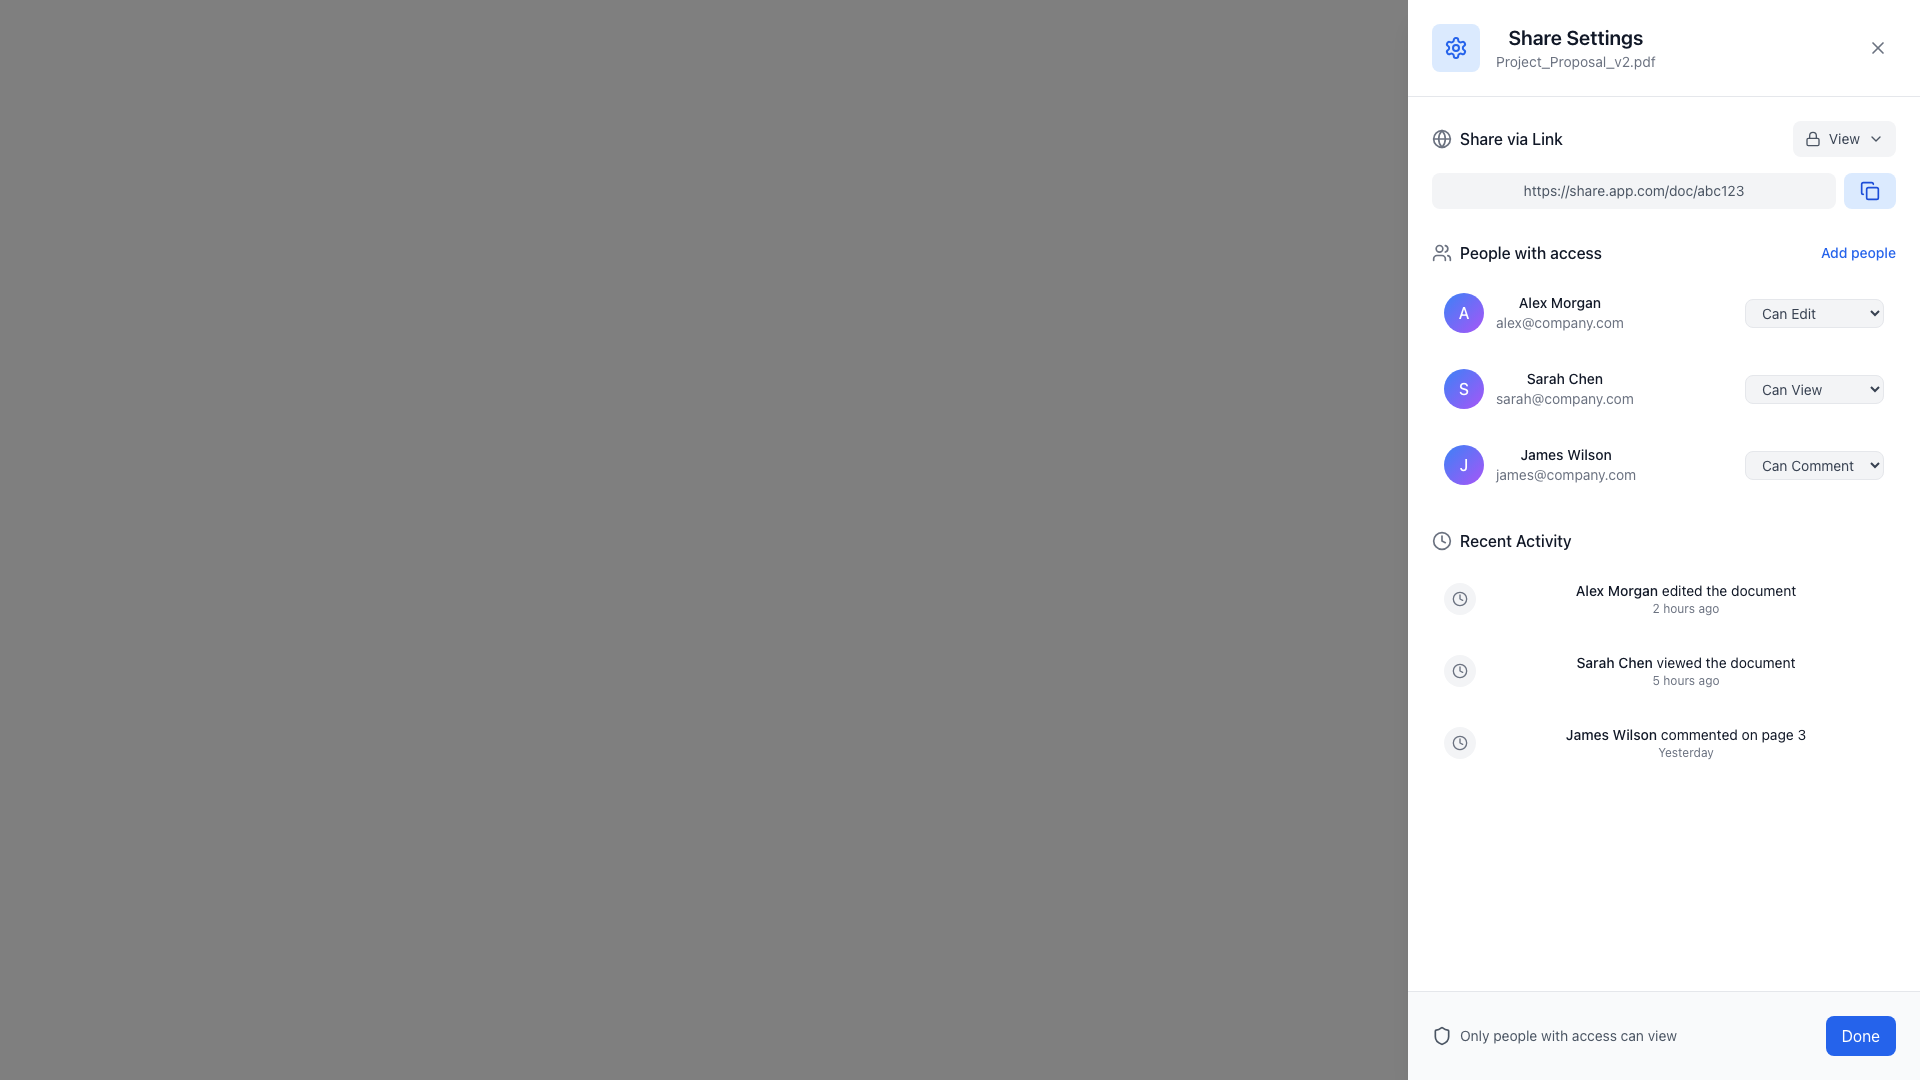  Describe the element at coordinates (1684, 752) in the screenshot. I see `text label that provides timestamp information, specifically the text 'Yesterday', located in the 'Recent Activity' section below the comment from James Wilson` at that location.